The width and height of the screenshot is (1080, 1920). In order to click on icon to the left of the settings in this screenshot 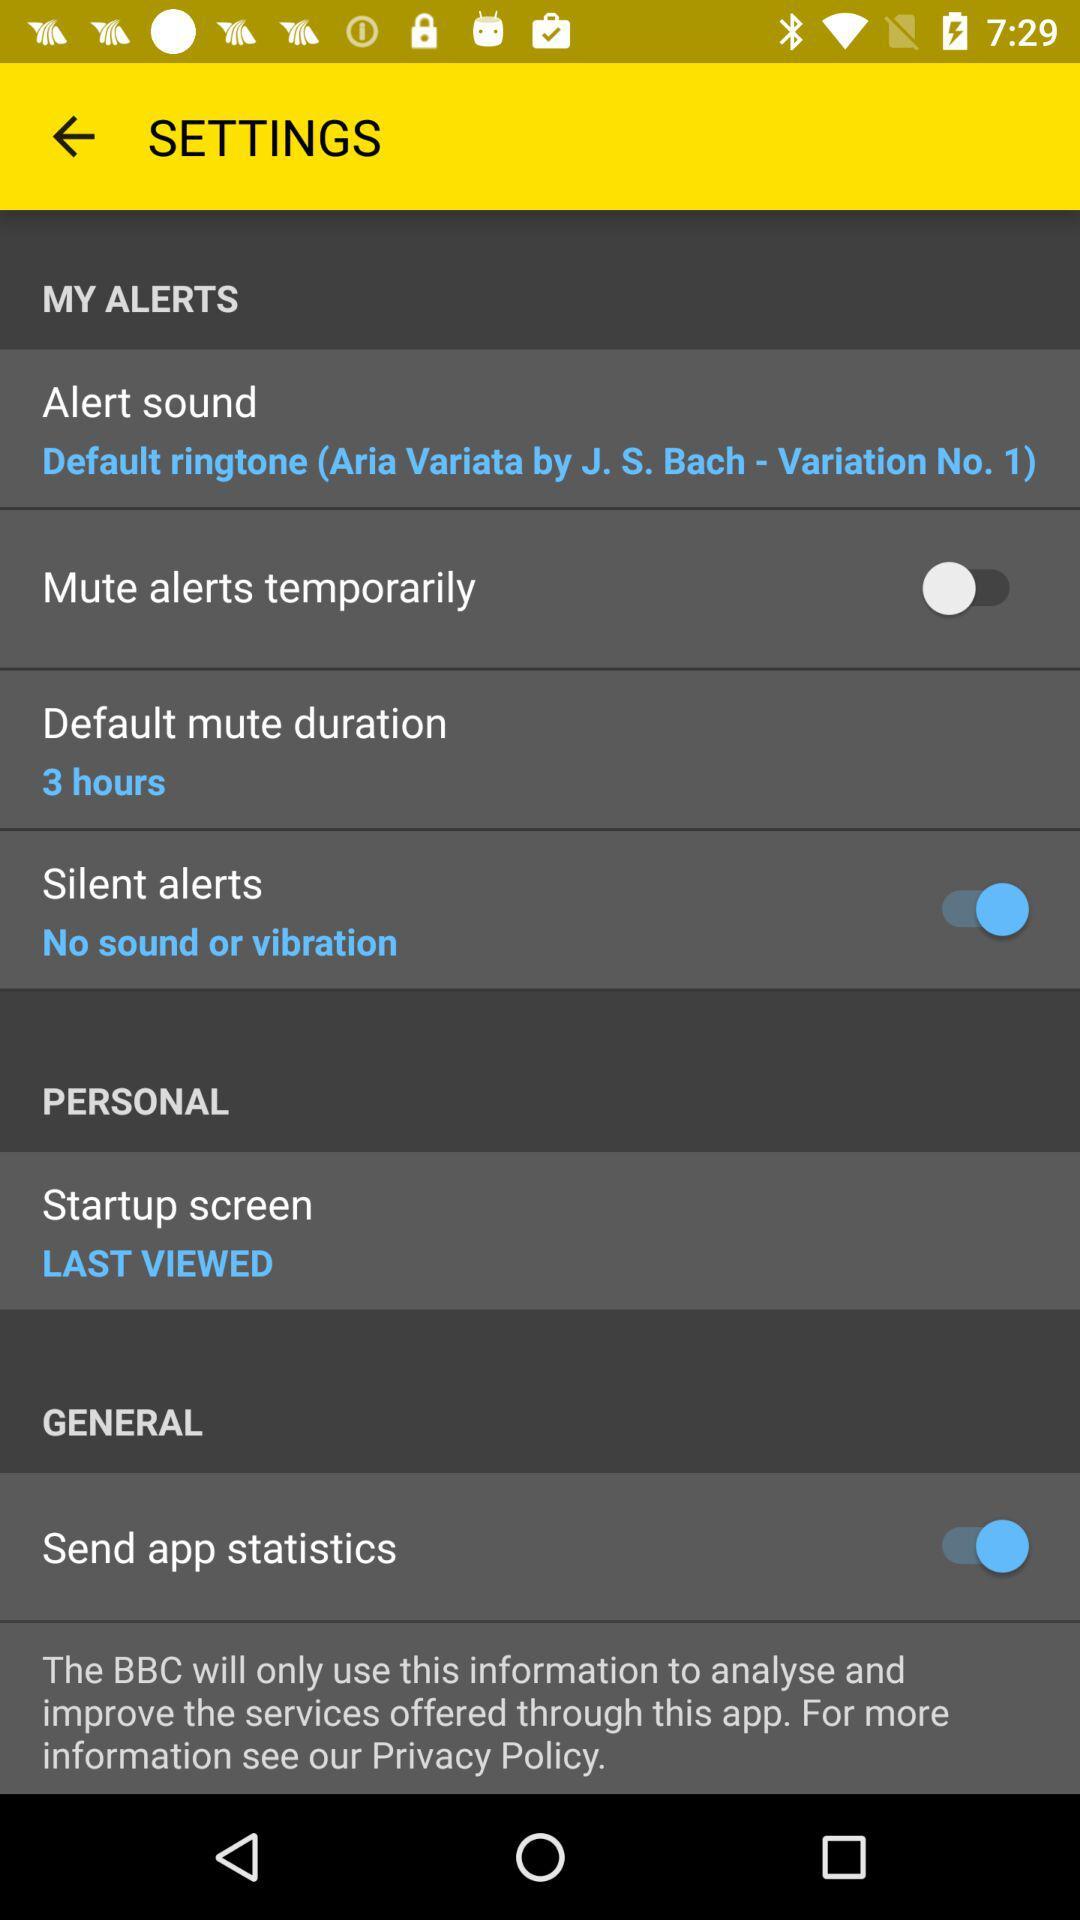, I will do `click(72, 135)`.